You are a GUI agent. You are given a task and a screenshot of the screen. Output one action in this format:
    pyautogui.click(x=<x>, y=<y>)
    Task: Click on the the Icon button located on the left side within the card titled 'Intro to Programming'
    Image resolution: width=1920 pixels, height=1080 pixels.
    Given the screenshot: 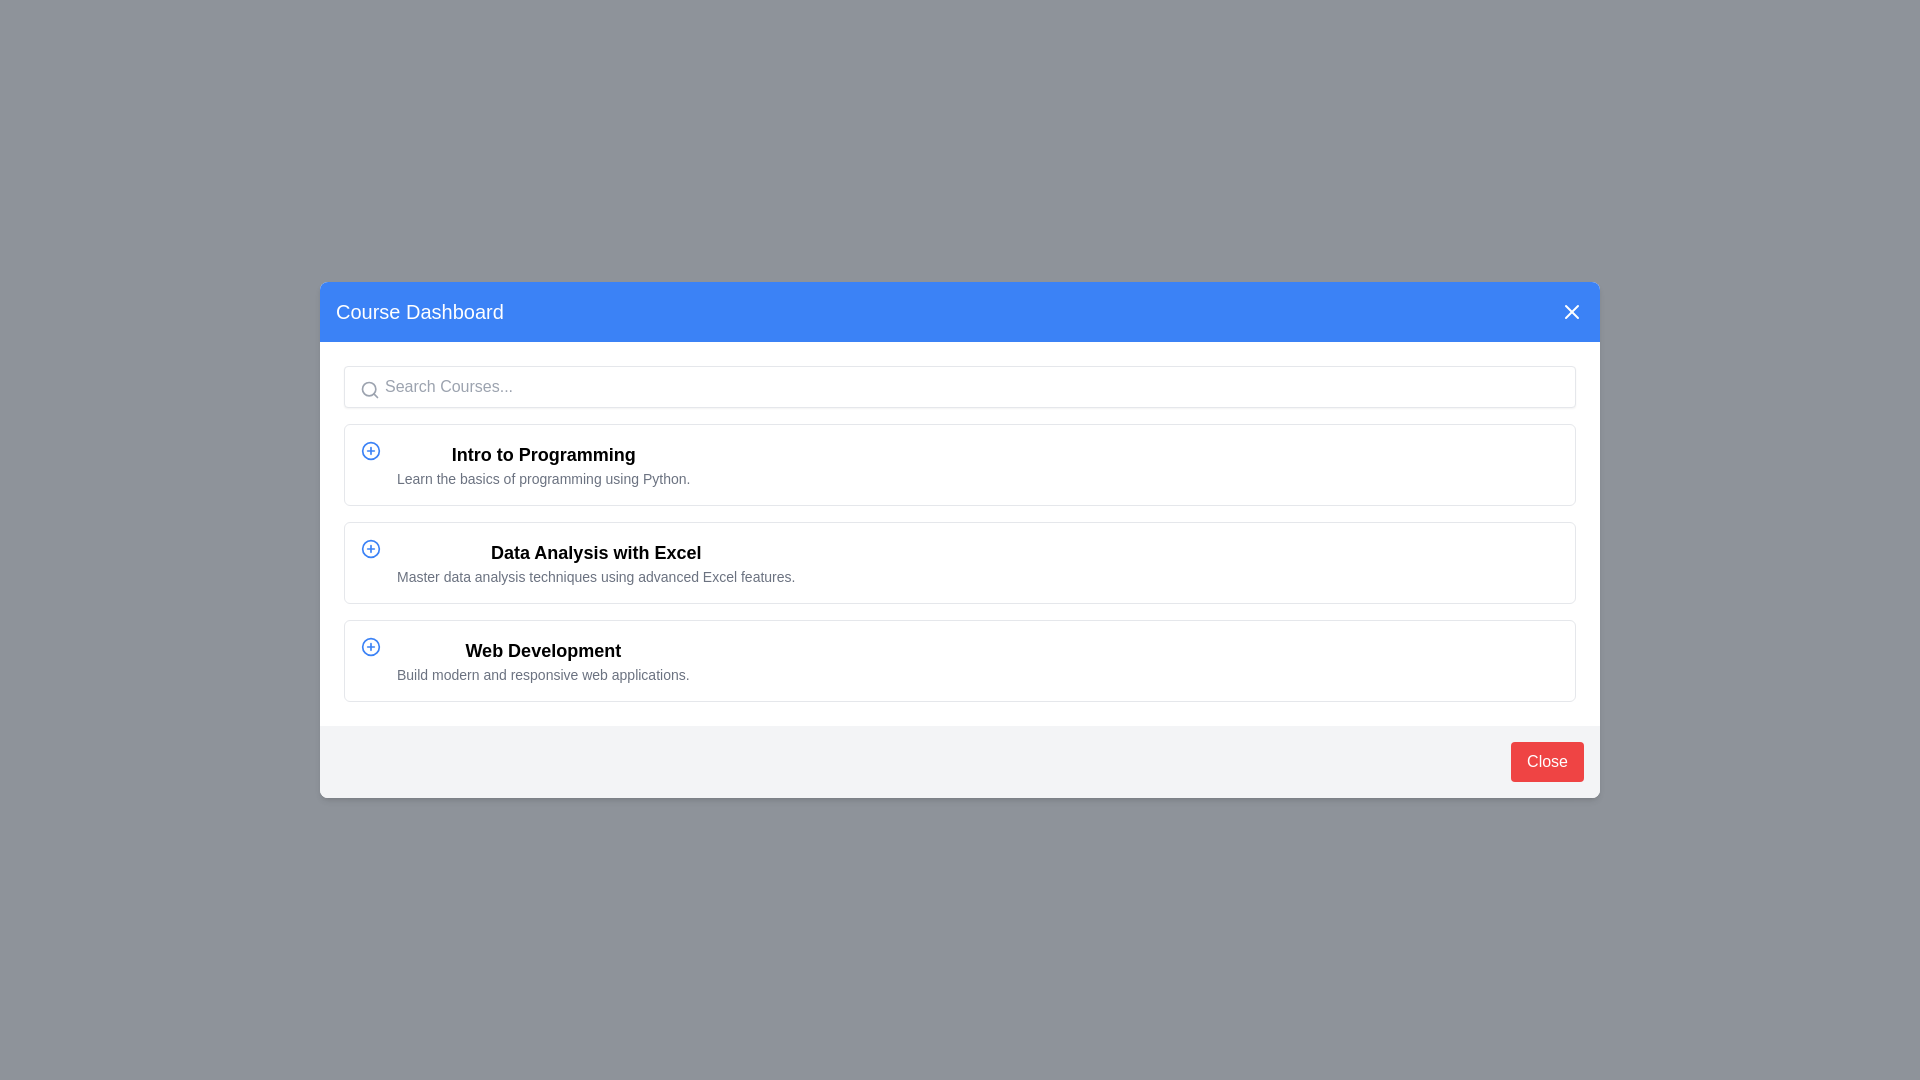 What is the action you would take?
    pyautogui.click(x=370, y=451)
    